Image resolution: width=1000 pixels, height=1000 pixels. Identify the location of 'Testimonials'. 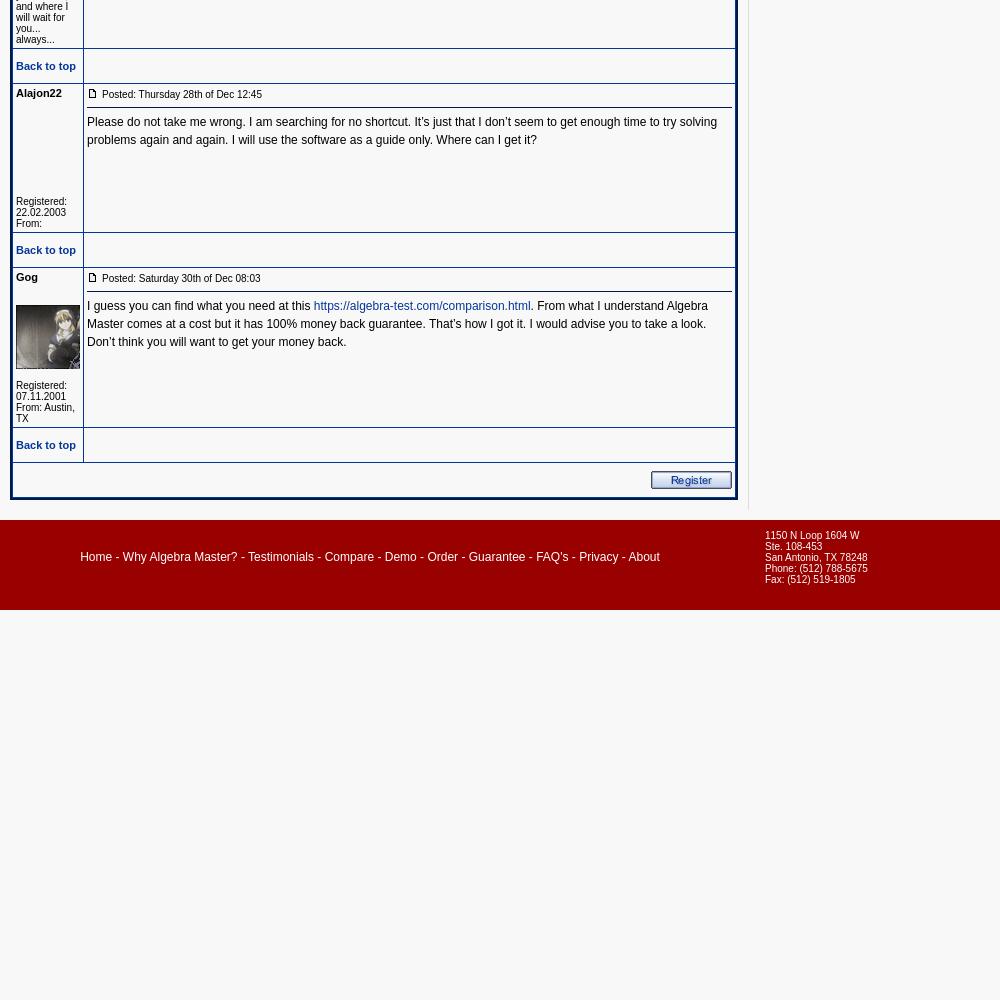
(247, 557).